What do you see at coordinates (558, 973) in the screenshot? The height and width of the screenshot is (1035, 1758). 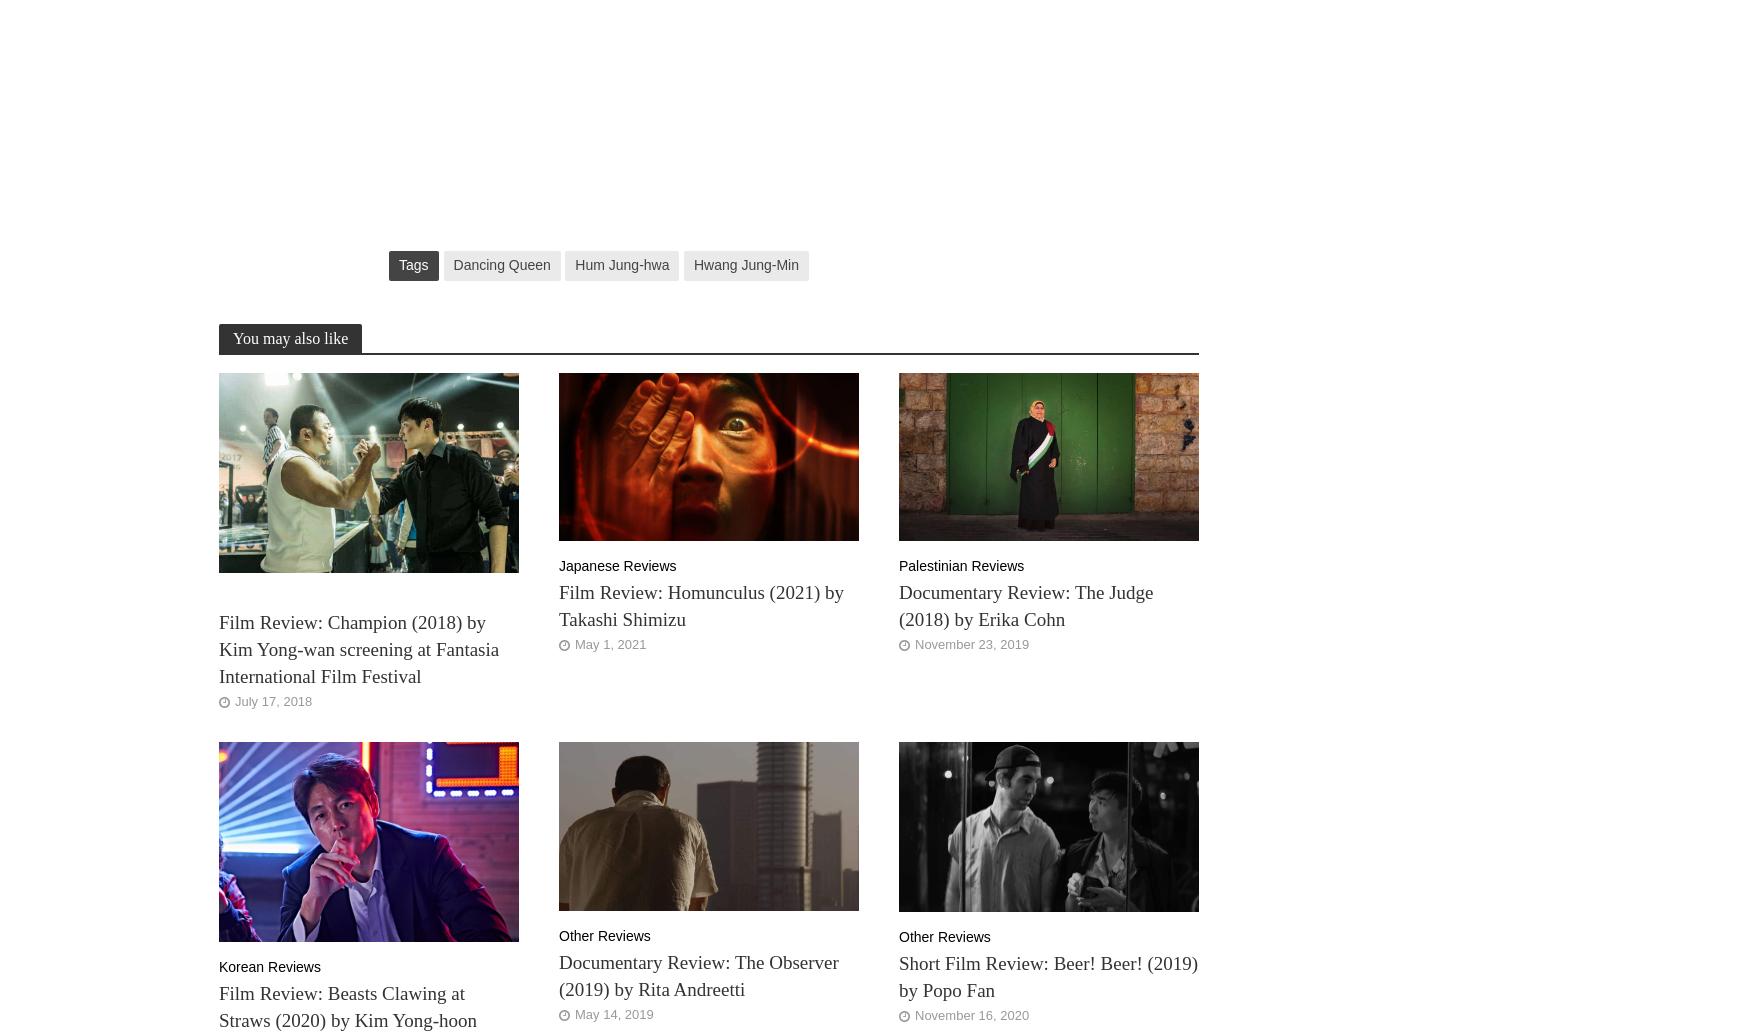 I see `'Documentary Review: The Observer (2019) by Rita Andreetti'` at bounding box center [558, 973].